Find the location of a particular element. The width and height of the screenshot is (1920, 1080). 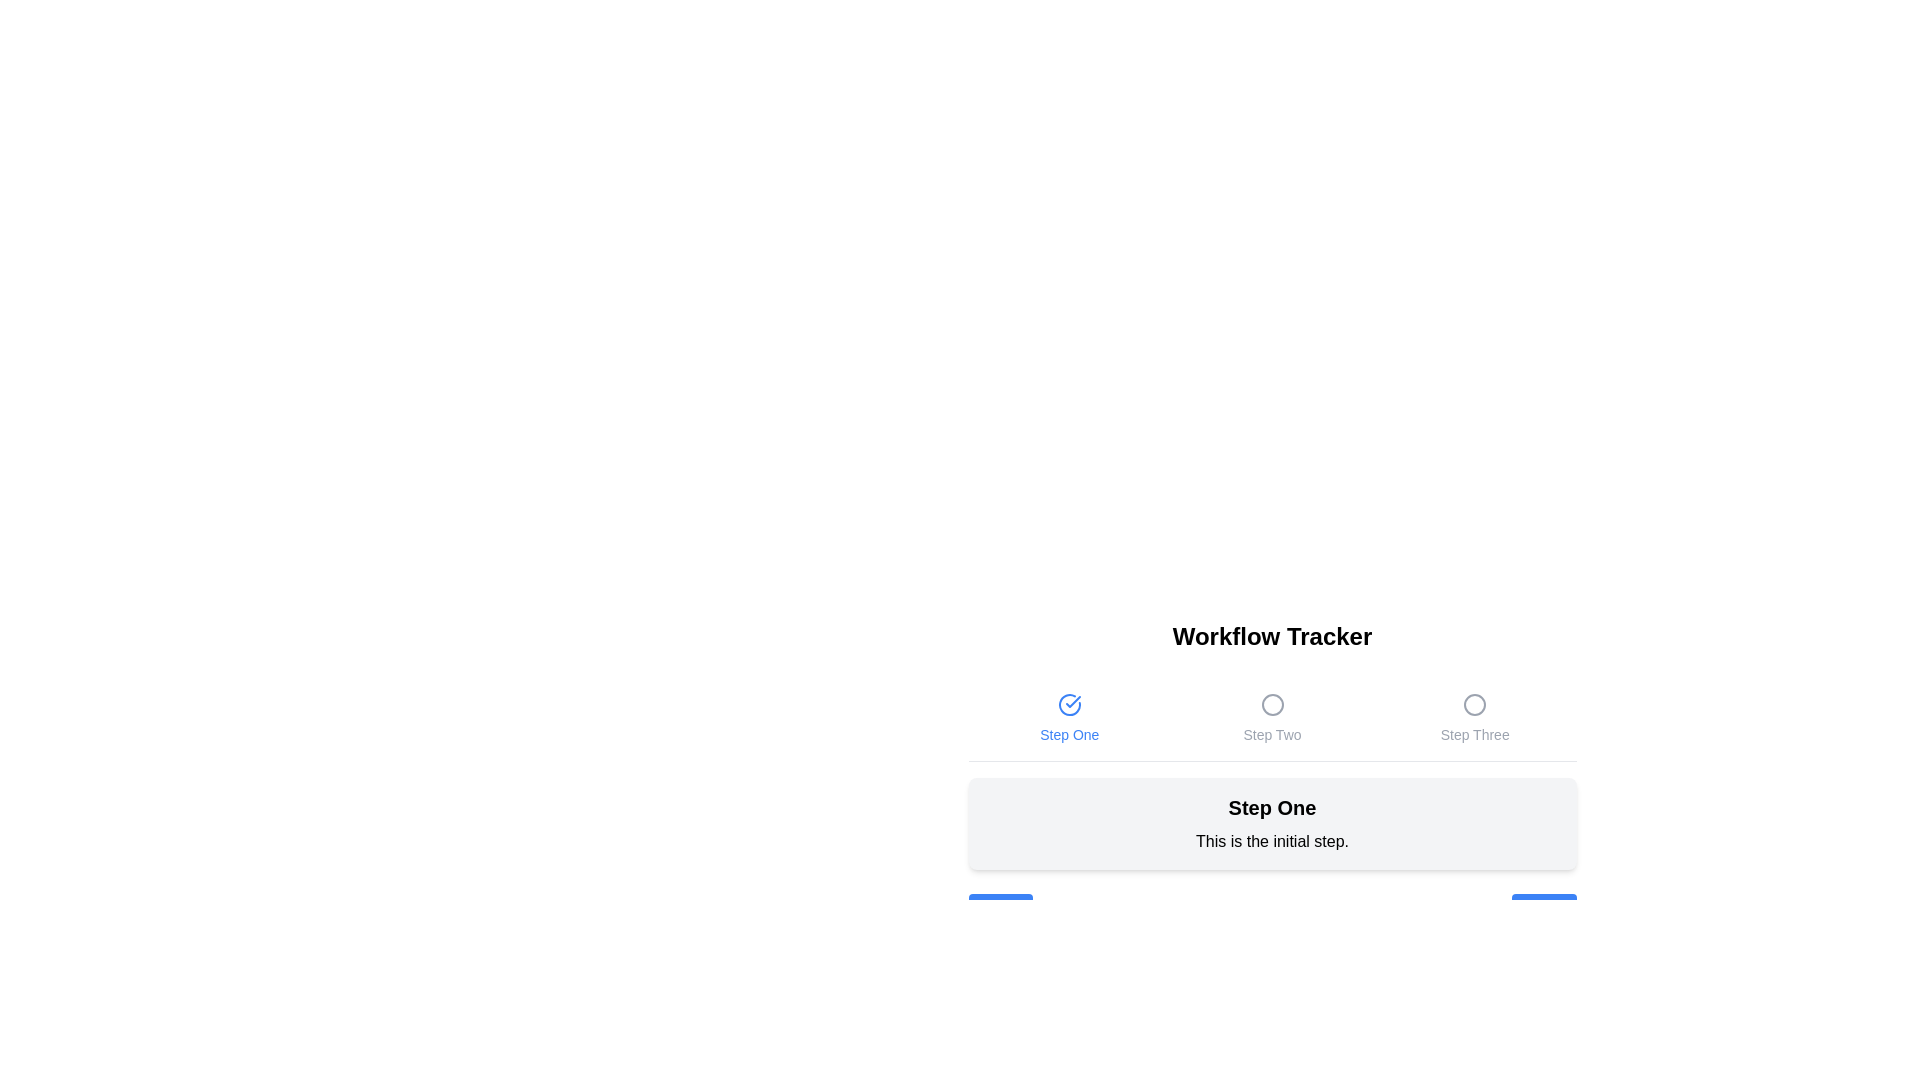

the progress tracker steps for details, located beneath the 'Workflow Tracker' title and above 'Step One' is located at coordinates (1271, 718).